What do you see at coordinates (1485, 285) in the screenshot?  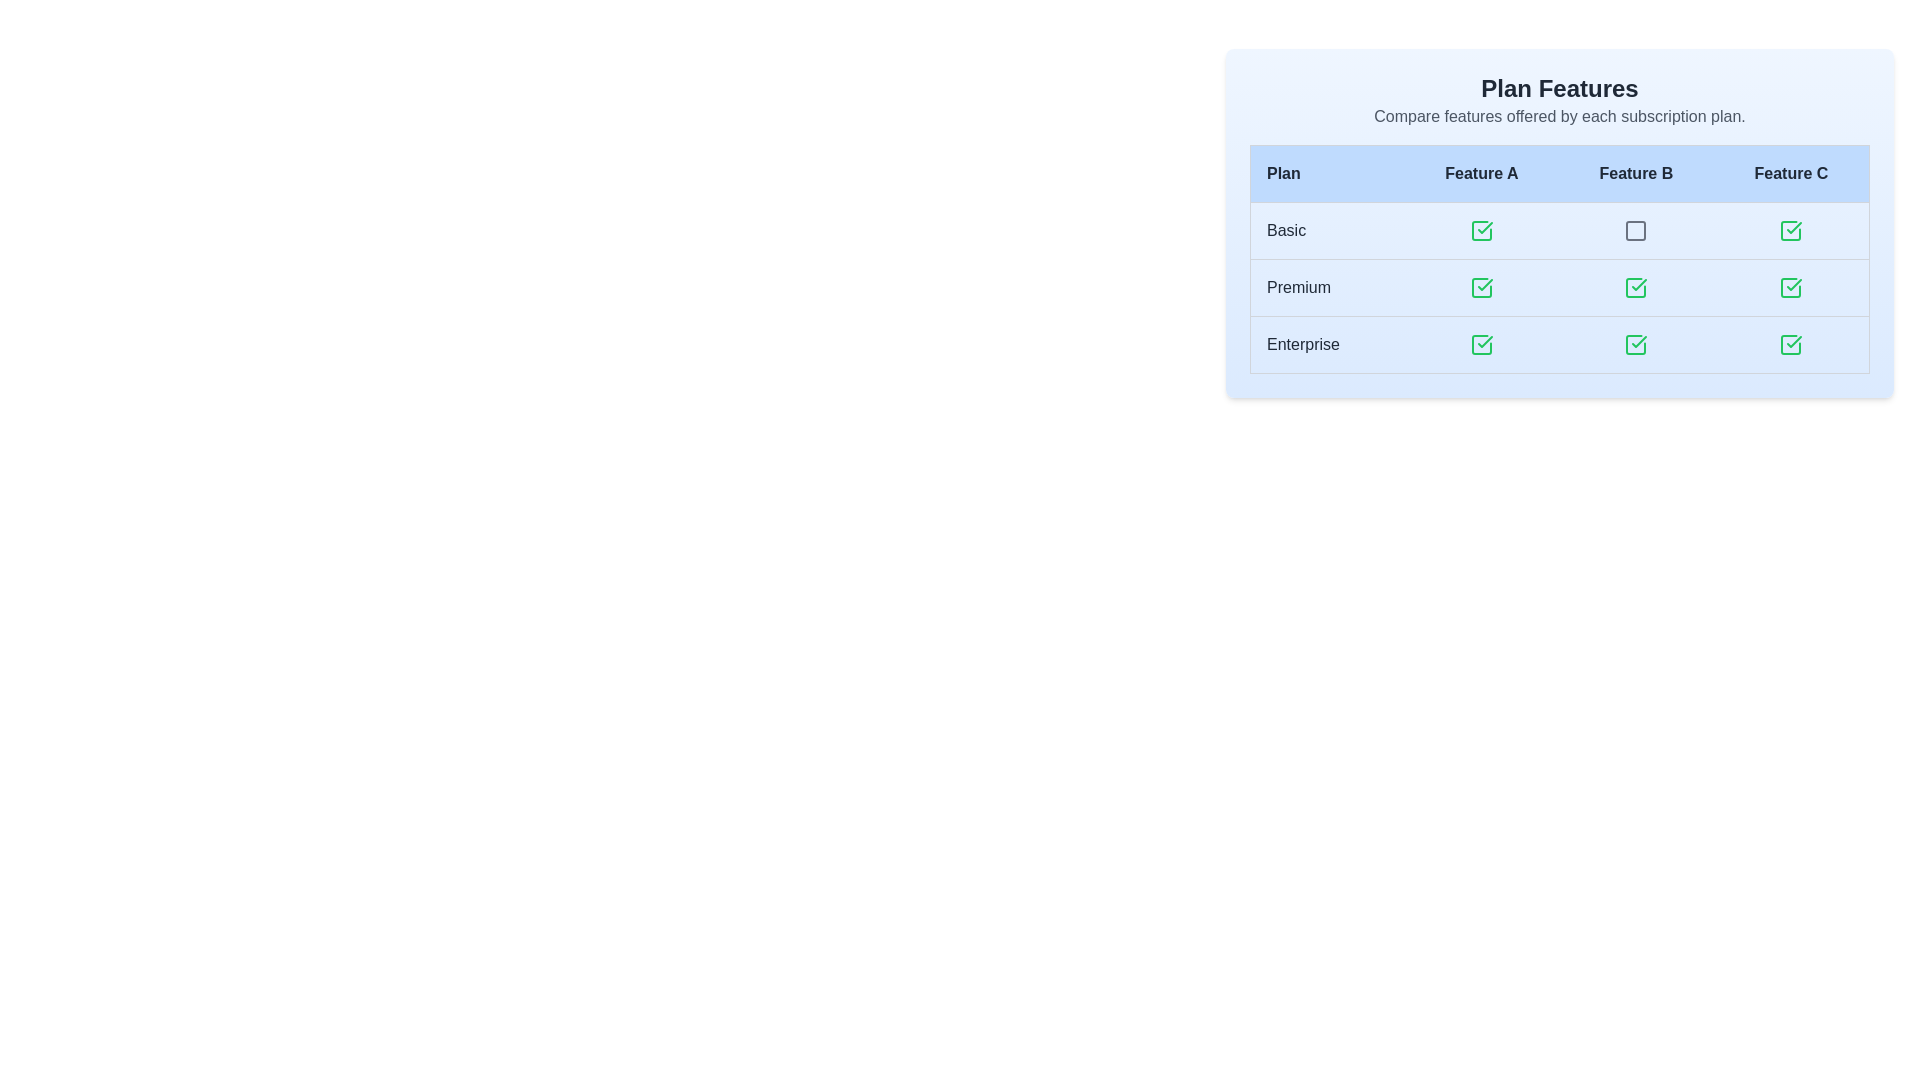 I see `the green checkmark SVG icon indicating that the Premium subscription plan includes Feature B, located in the Premium row and Feature B column of the Plan Features table` at bounding box center [1485, 285].